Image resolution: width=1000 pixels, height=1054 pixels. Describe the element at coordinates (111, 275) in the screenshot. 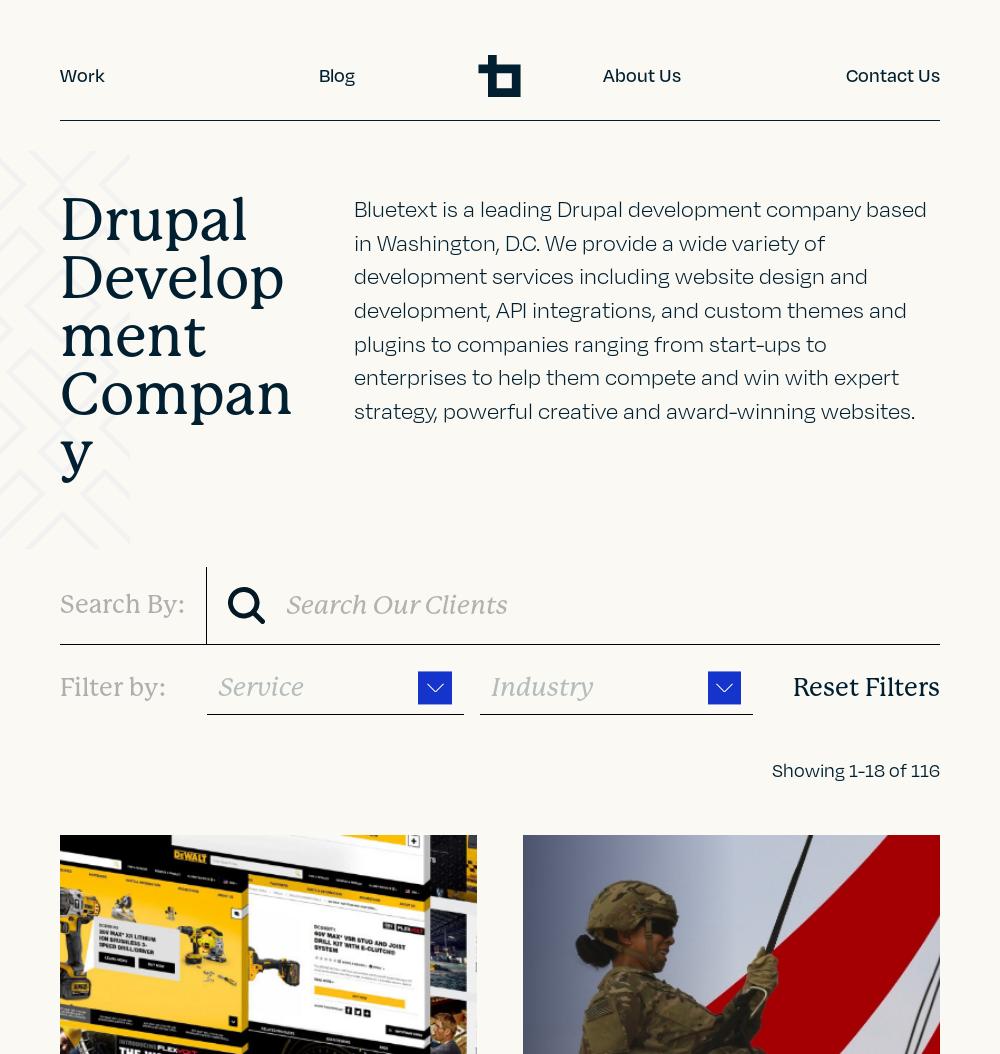

I see `'Branding'` at that location.